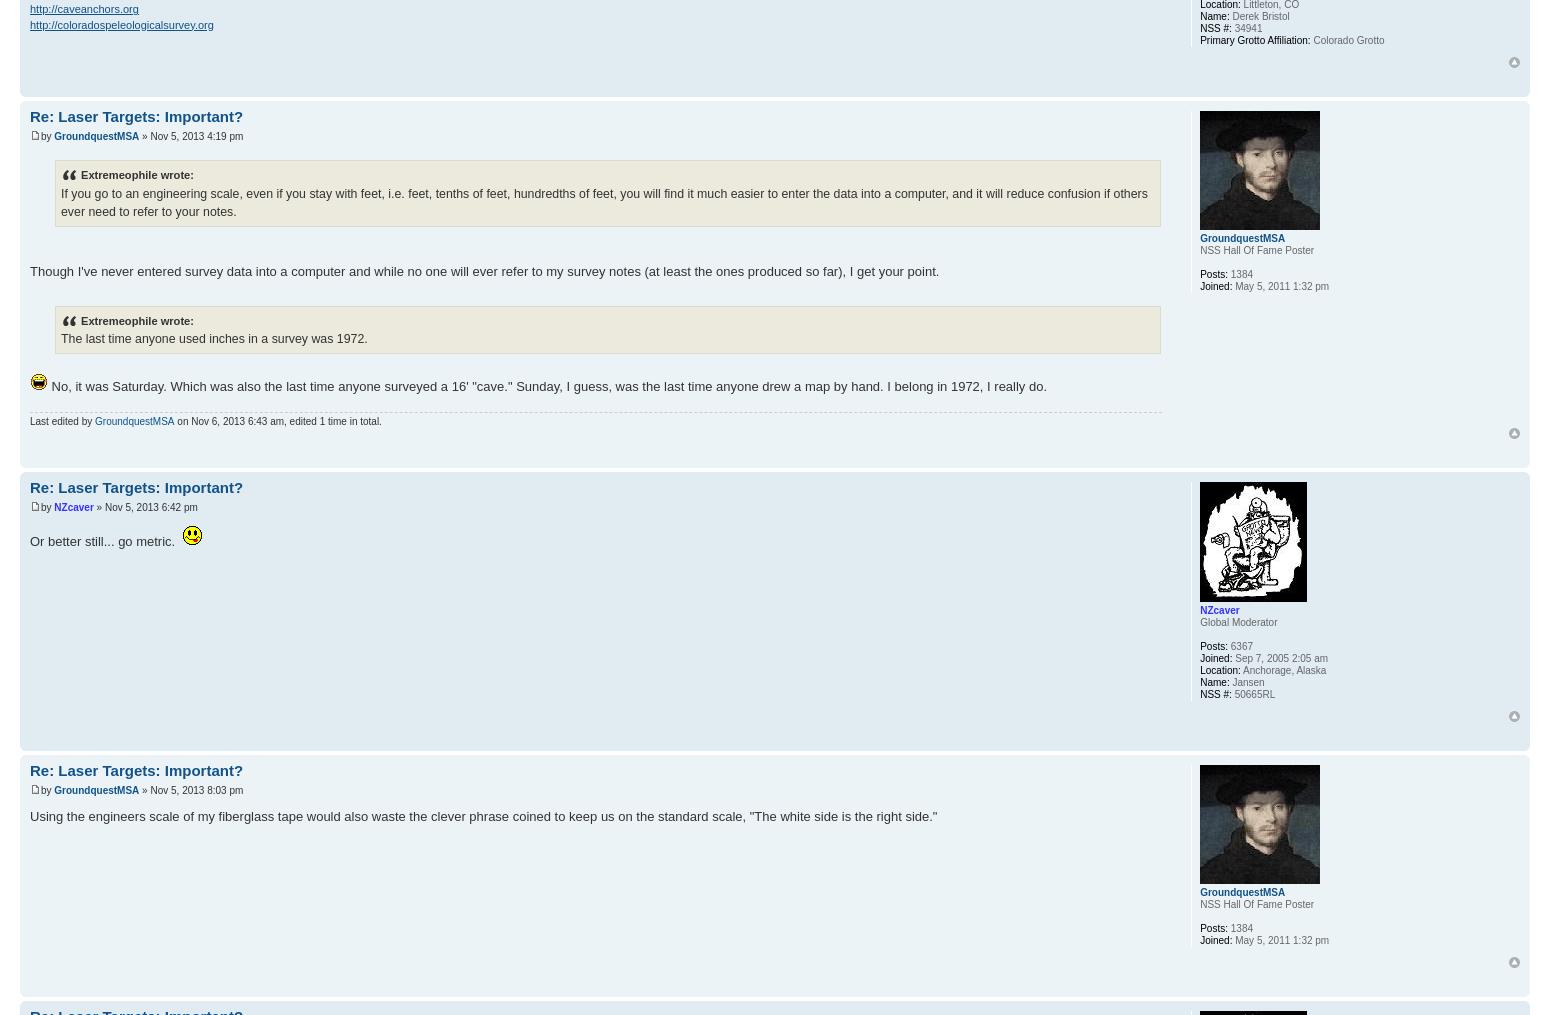  I want to click on 'Or better still... go metric.', so click(104, 540).